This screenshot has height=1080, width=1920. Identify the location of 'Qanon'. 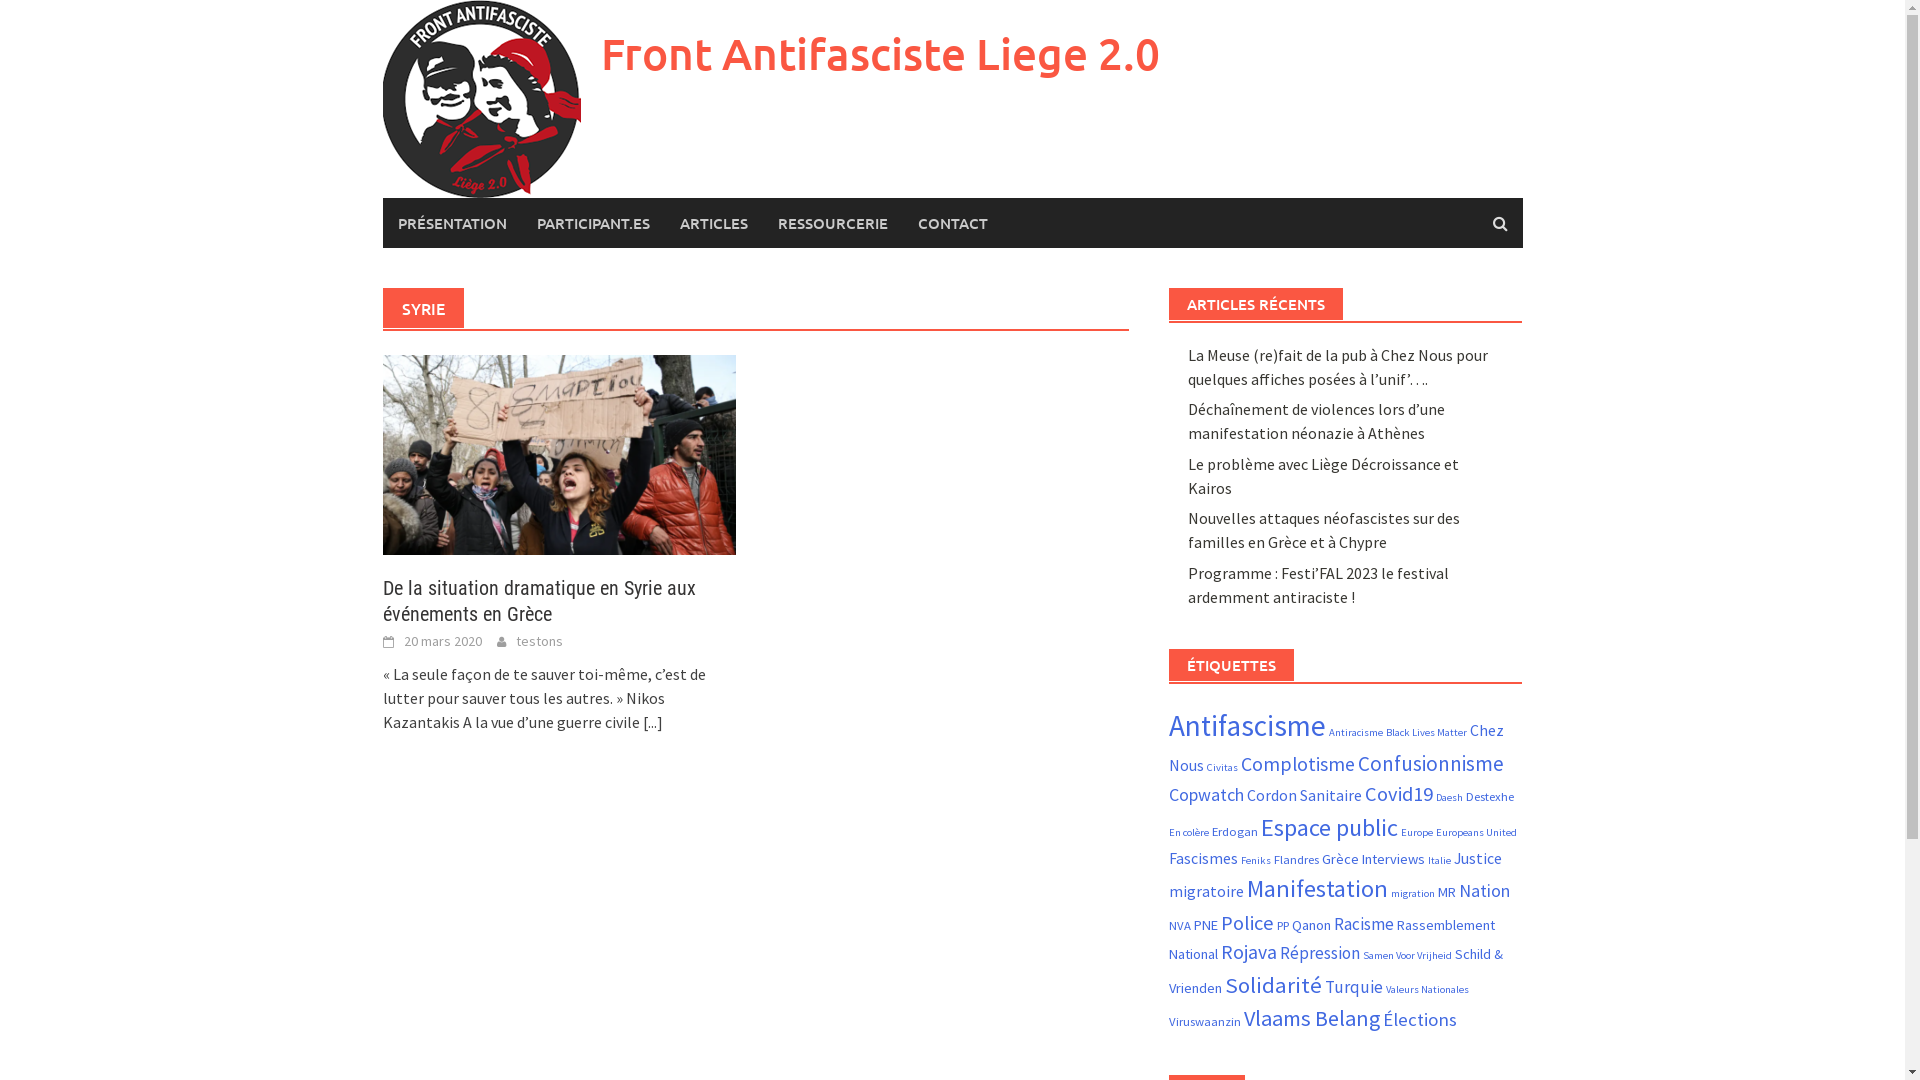
(1311, 925).